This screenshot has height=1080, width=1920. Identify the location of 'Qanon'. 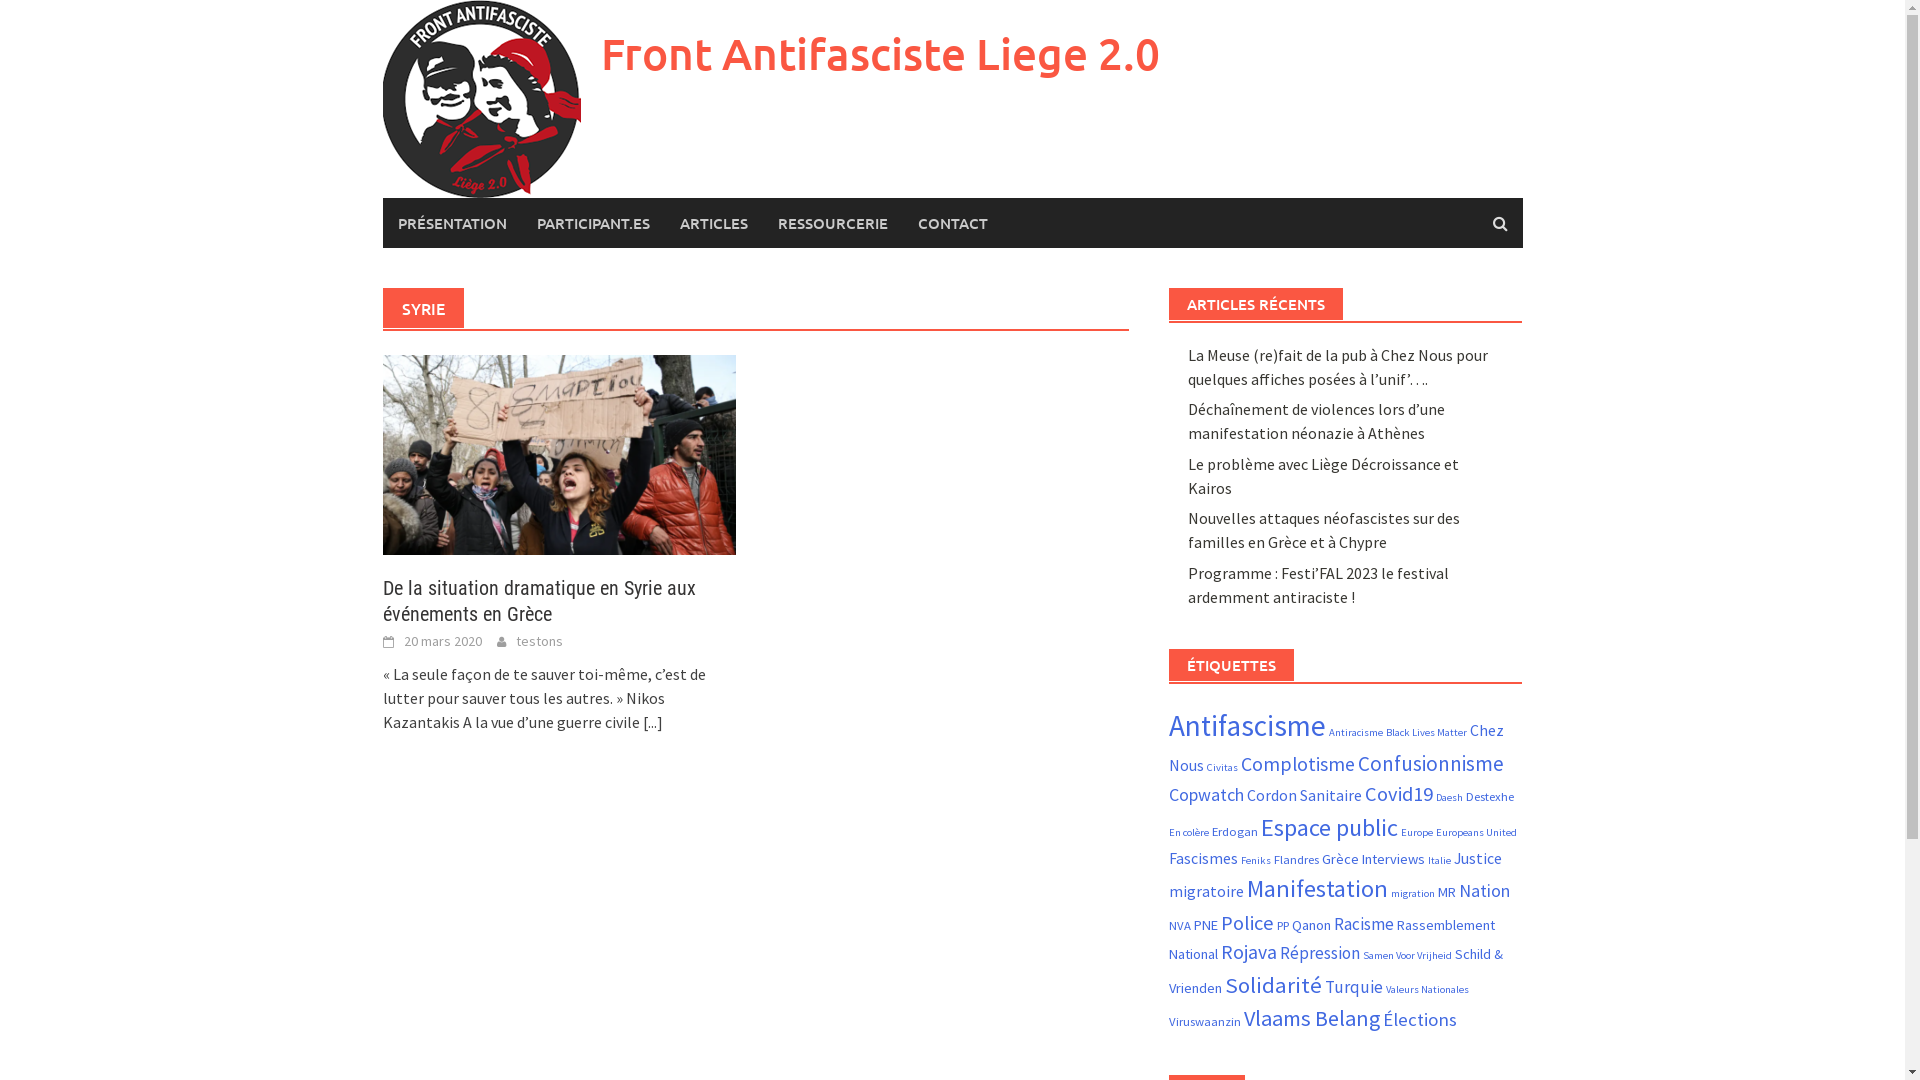
(1311, 925).